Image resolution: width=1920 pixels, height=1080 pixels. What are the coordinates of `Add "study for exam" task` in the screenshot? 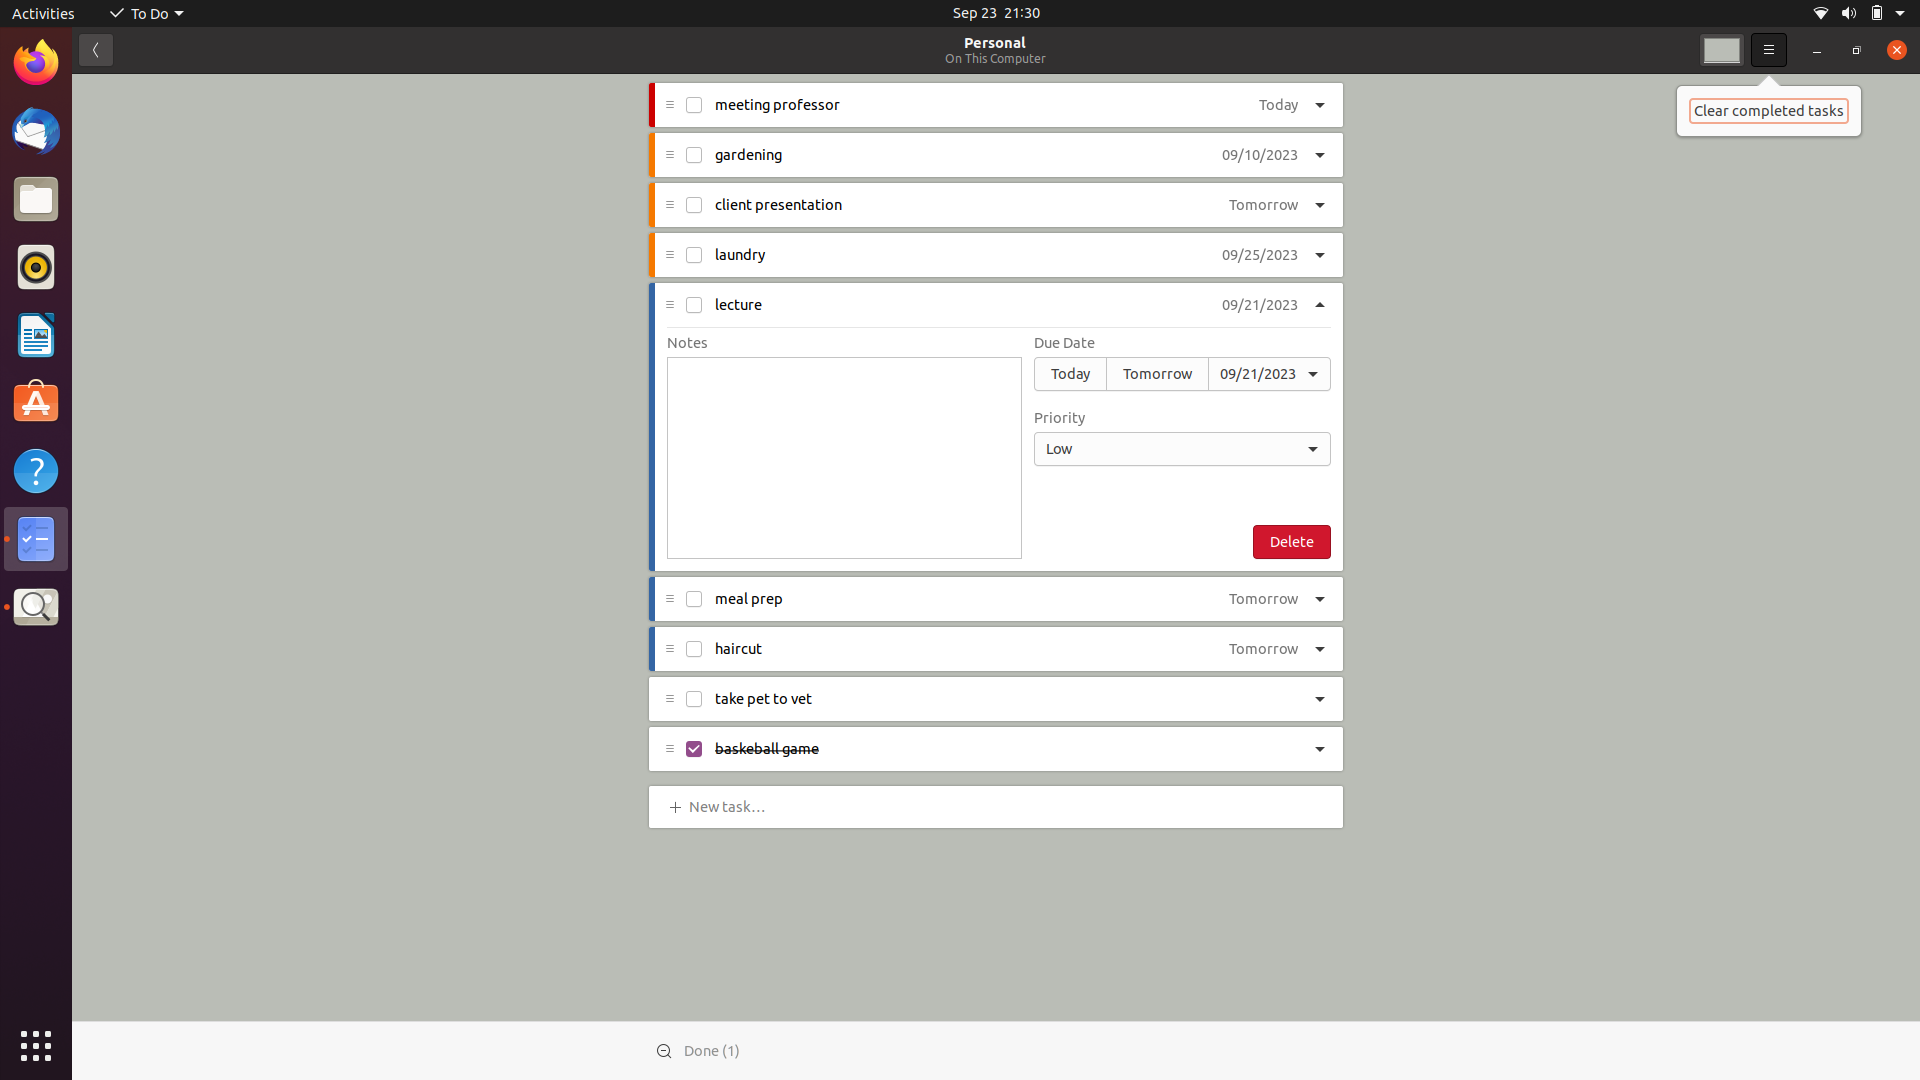 It's located at (730, 804).